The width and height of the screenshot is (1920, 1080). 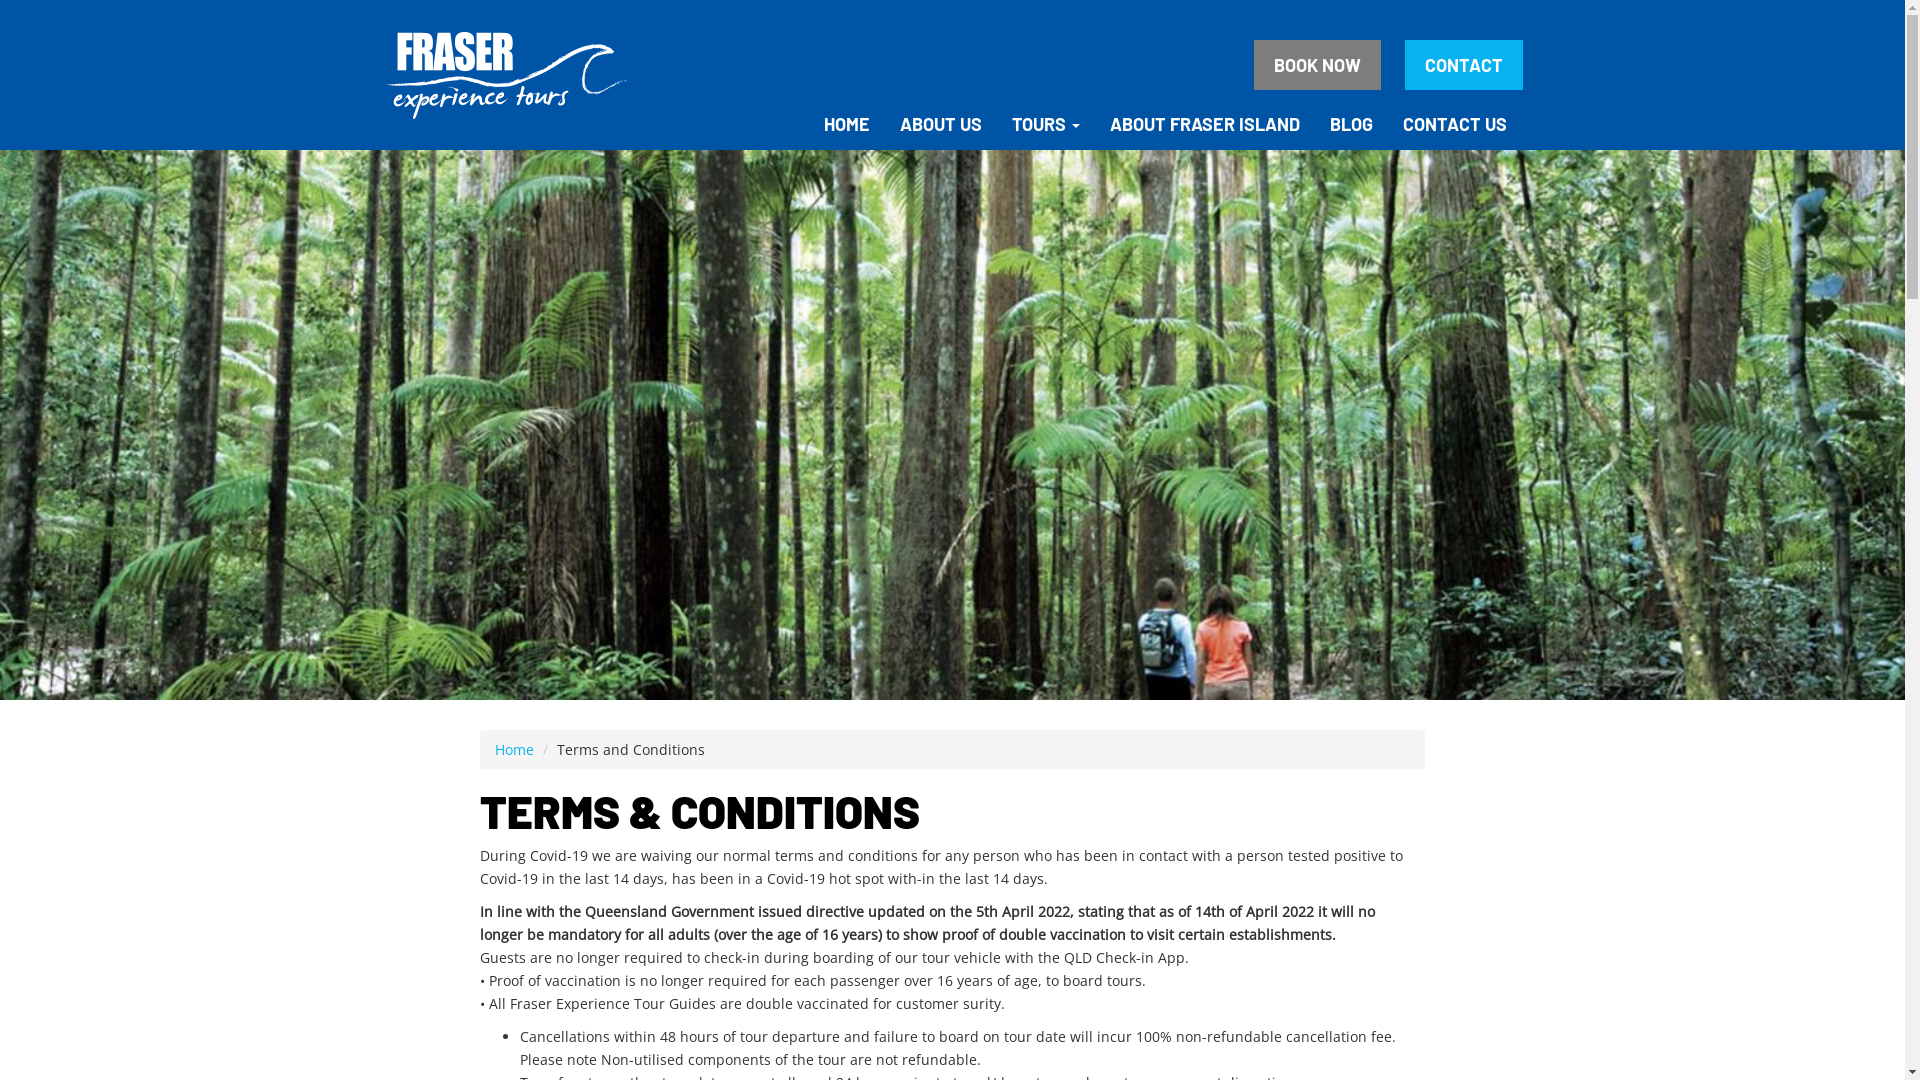 I want to click on 'TOURS', so click(x=996, y=123).